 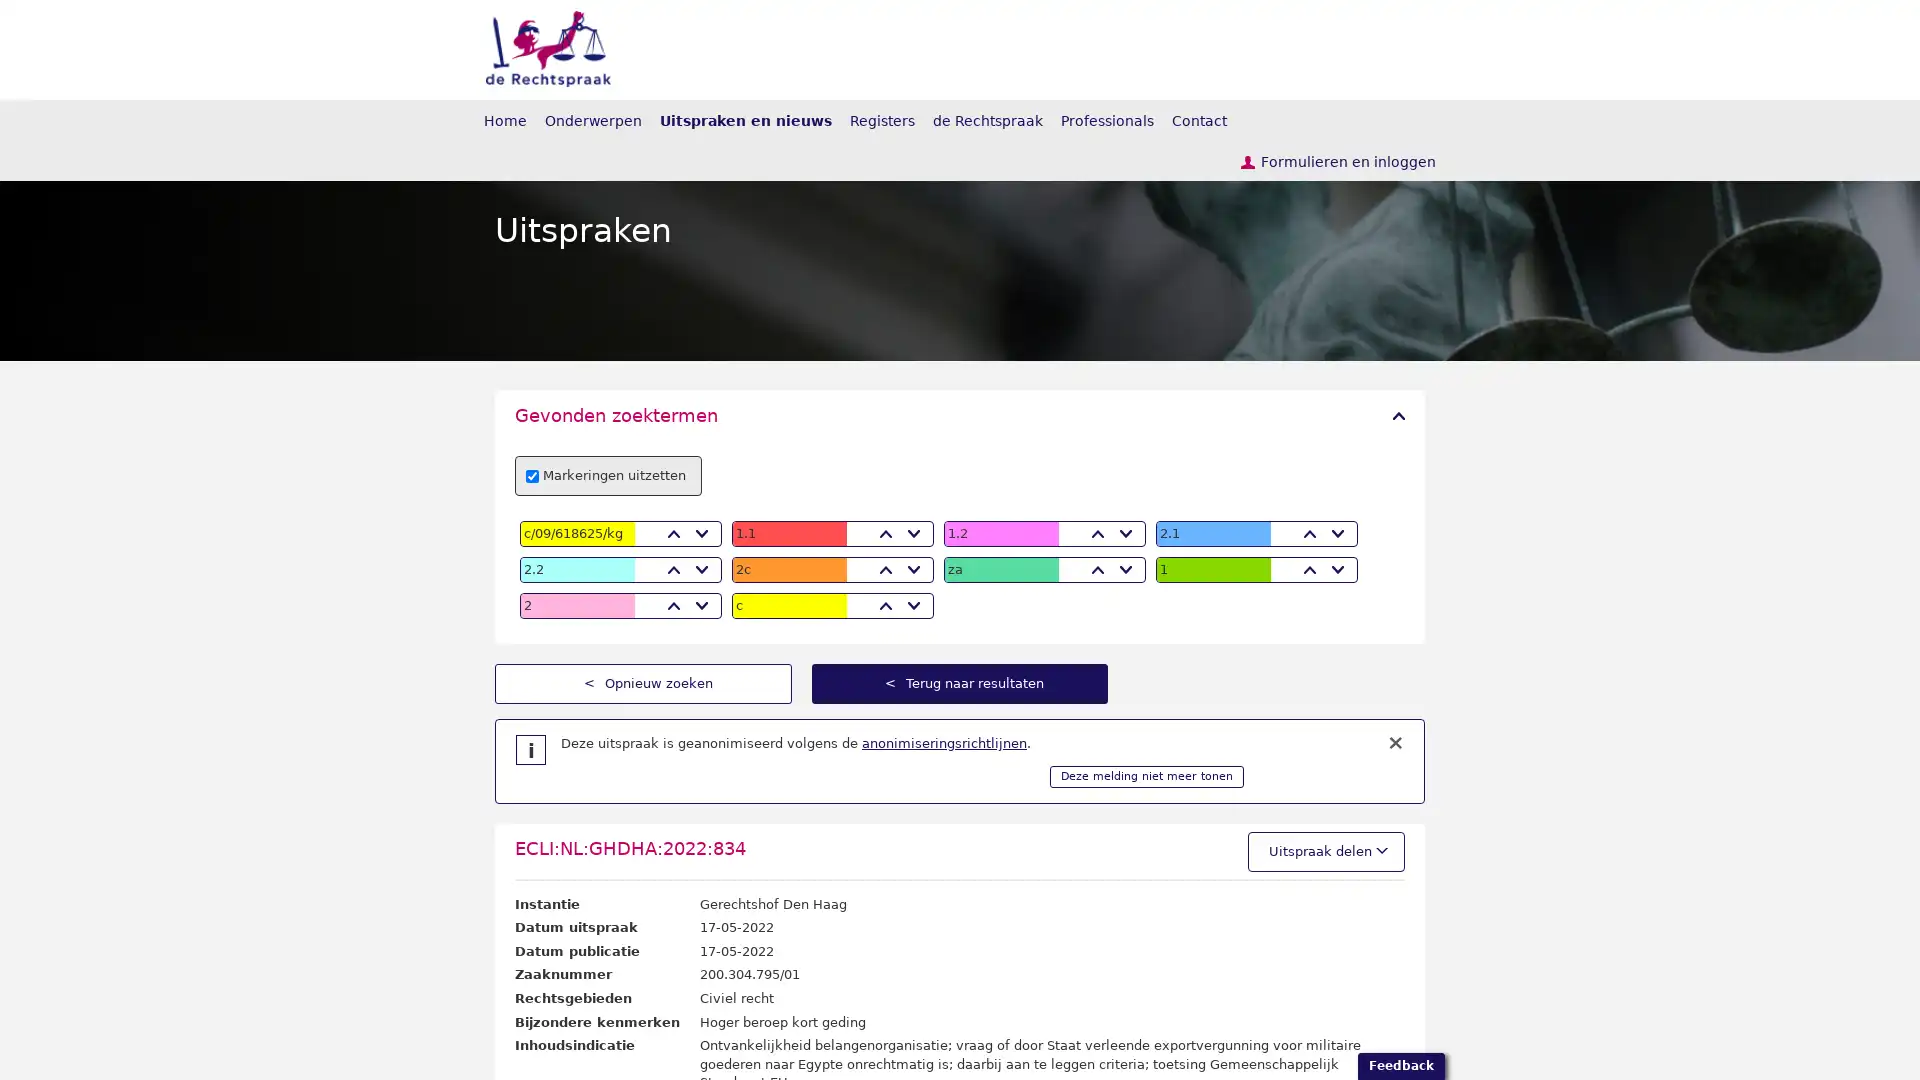 I want to click on Volgende zoek term, so click(x=912, y=531).